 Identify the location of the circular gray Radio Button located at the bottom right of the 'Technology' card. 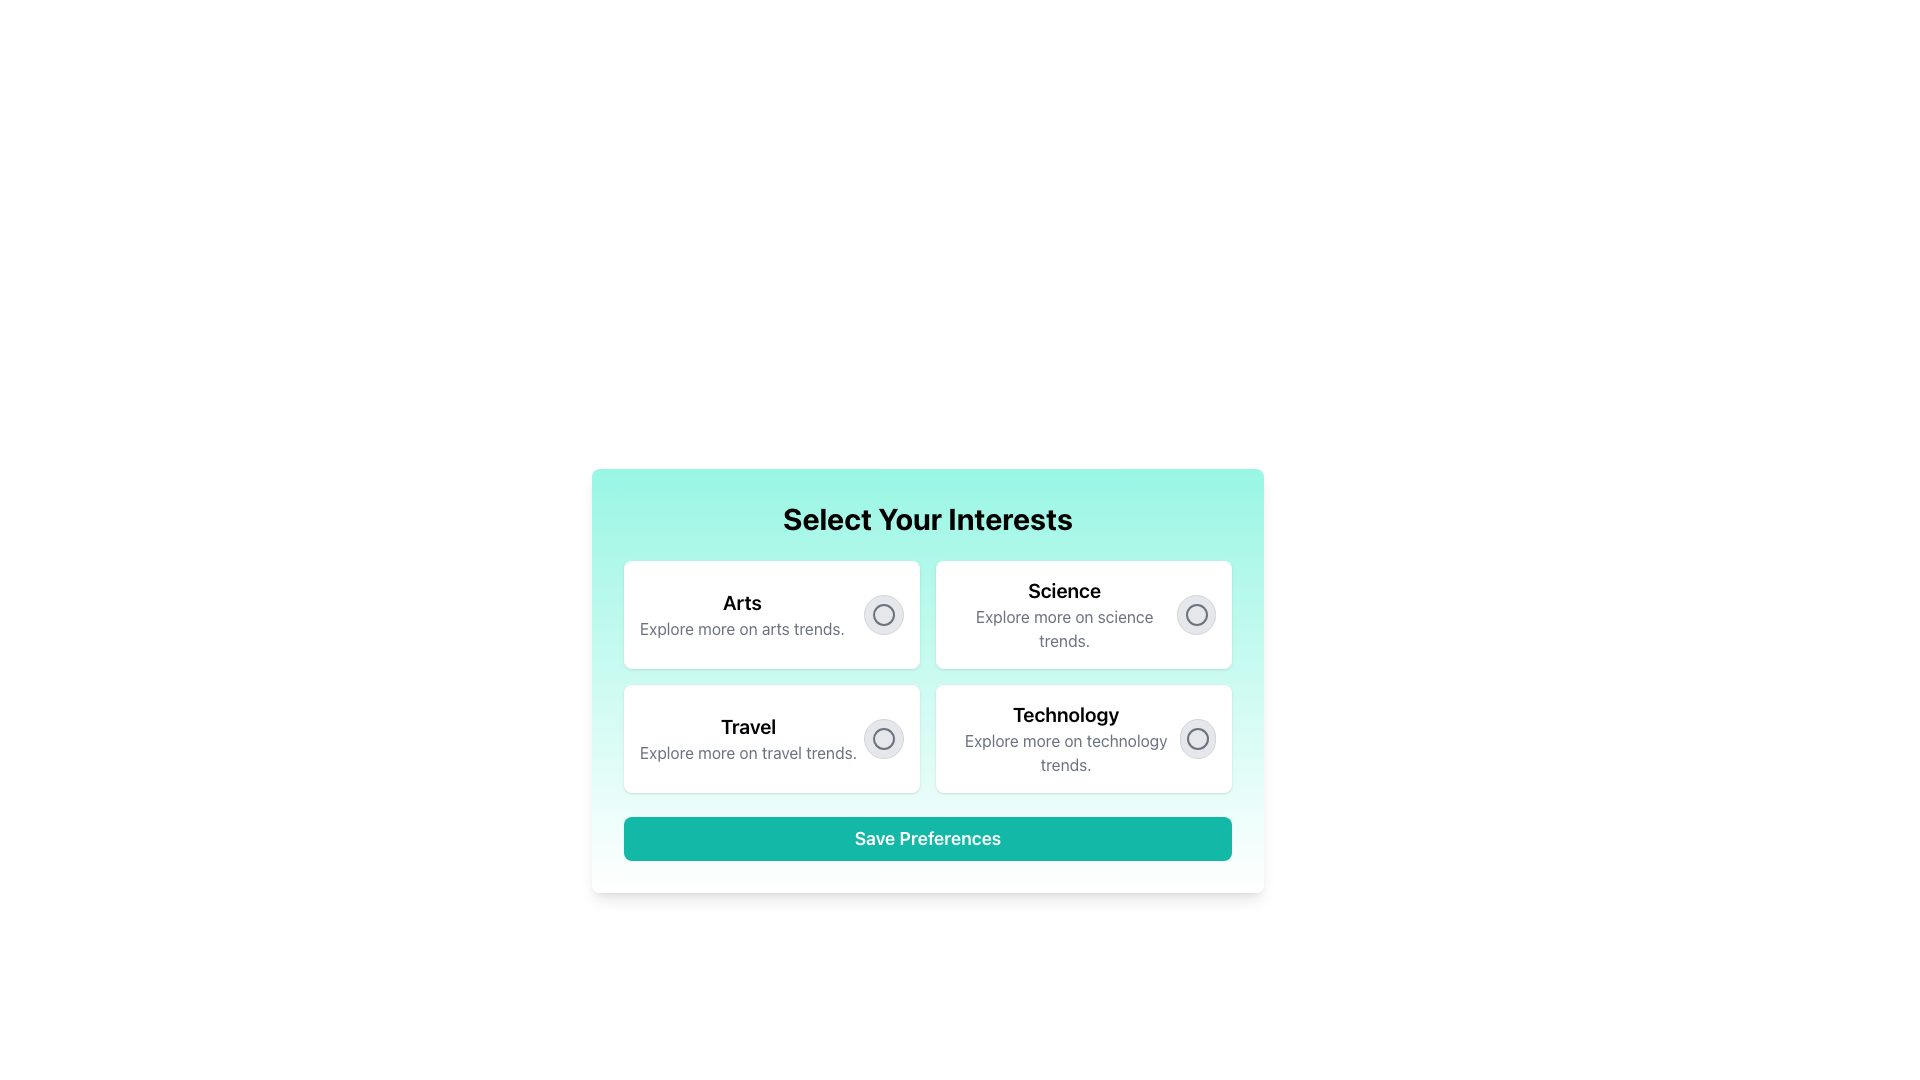
(1198, 739).